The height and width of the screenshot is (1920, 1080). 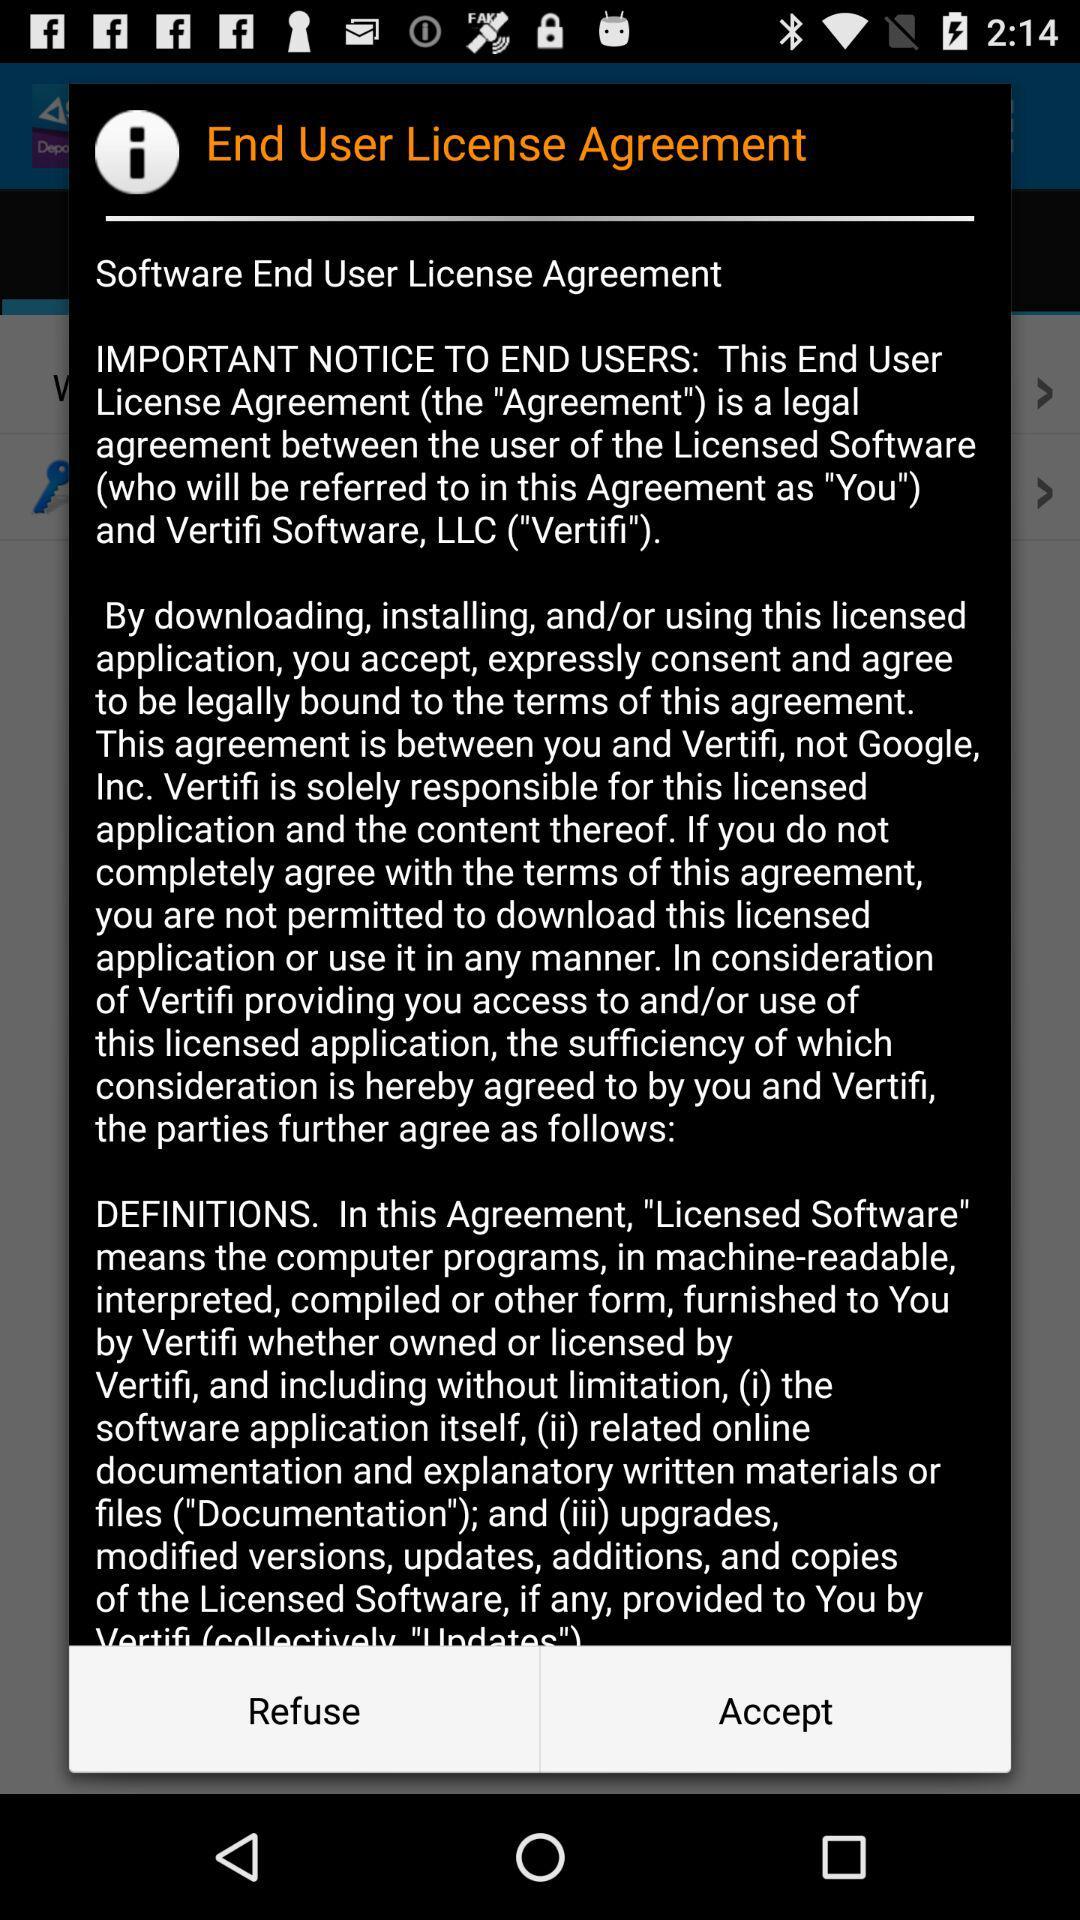 What do you see at coordinates (774, 1708) in the screenshot?
I see `button next to the refuse` at bounding box center [774, 1708].